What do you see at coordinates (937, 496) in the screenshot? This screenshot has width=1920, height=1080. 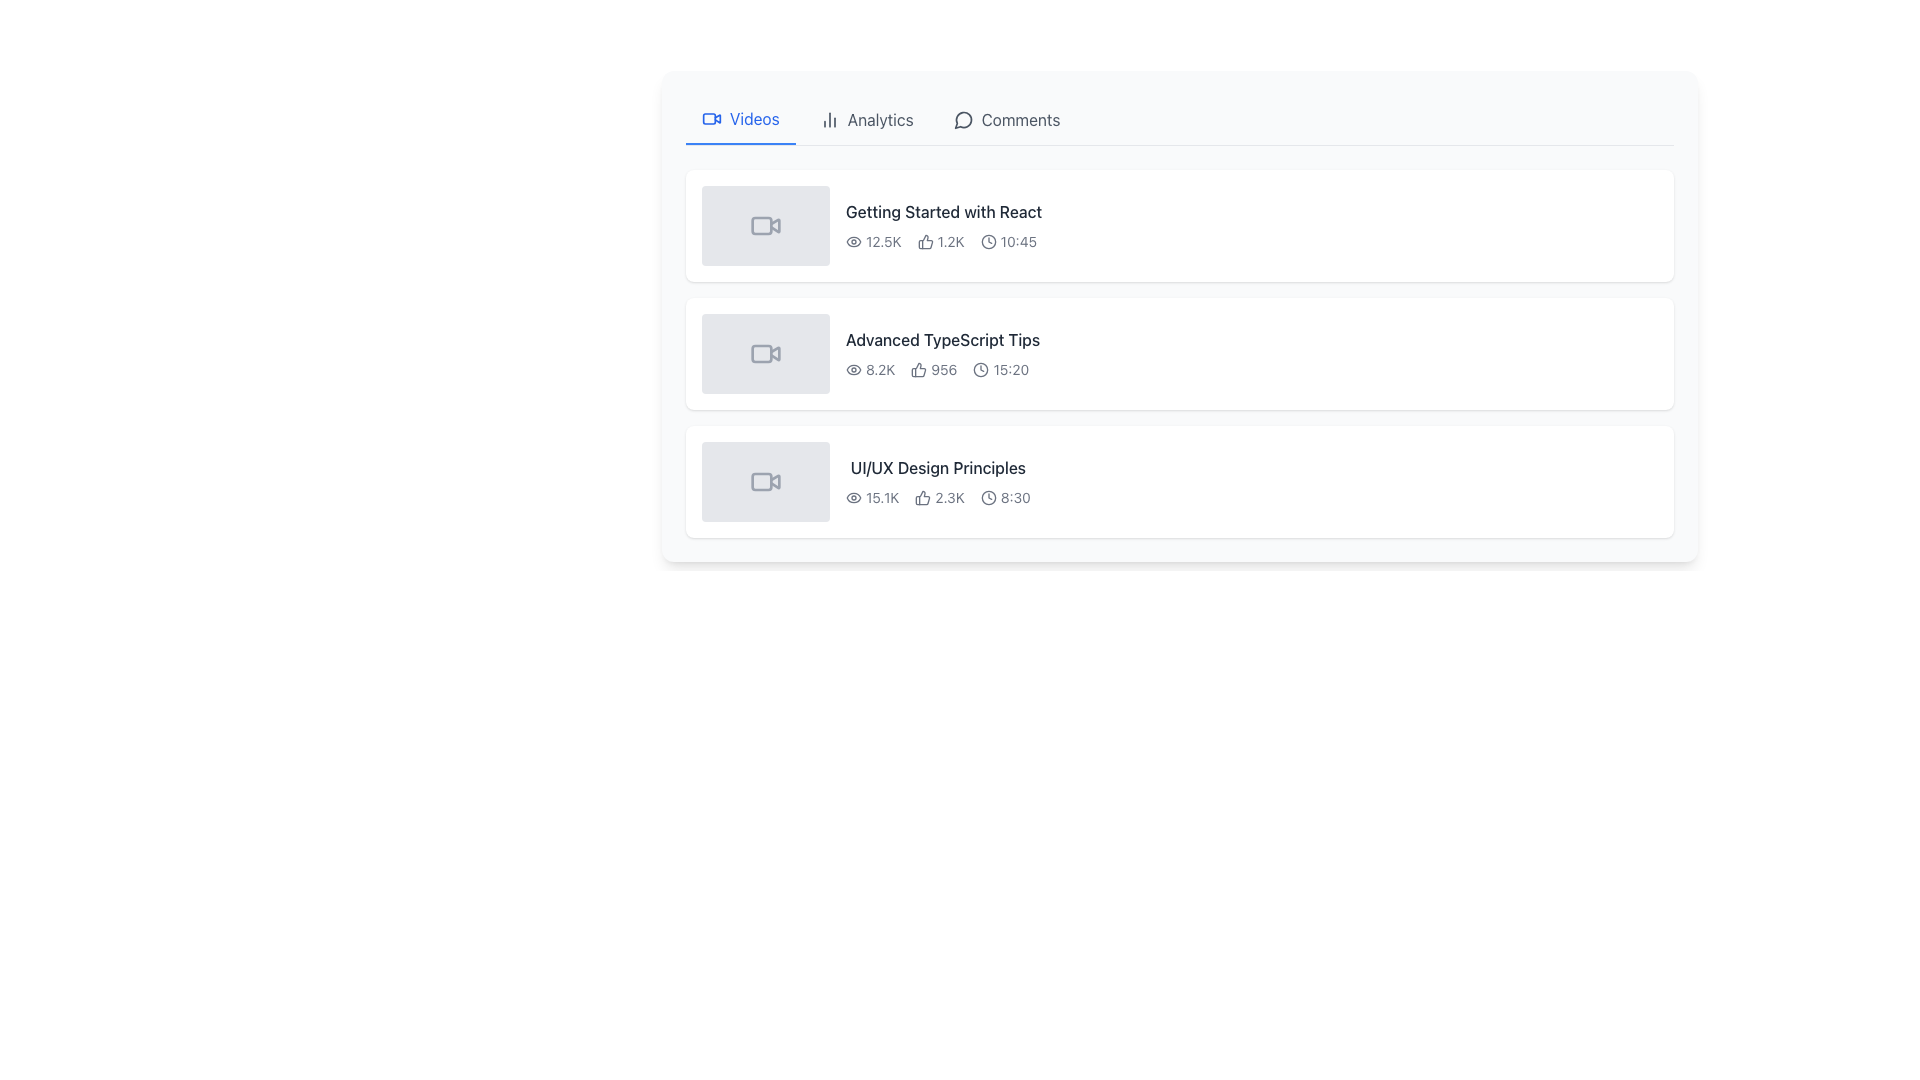 I see `the Text and Icon Group displaying the view count, like count, and duration below the title 'UI/UX Design Principles'` at bounding box center [937, 496].